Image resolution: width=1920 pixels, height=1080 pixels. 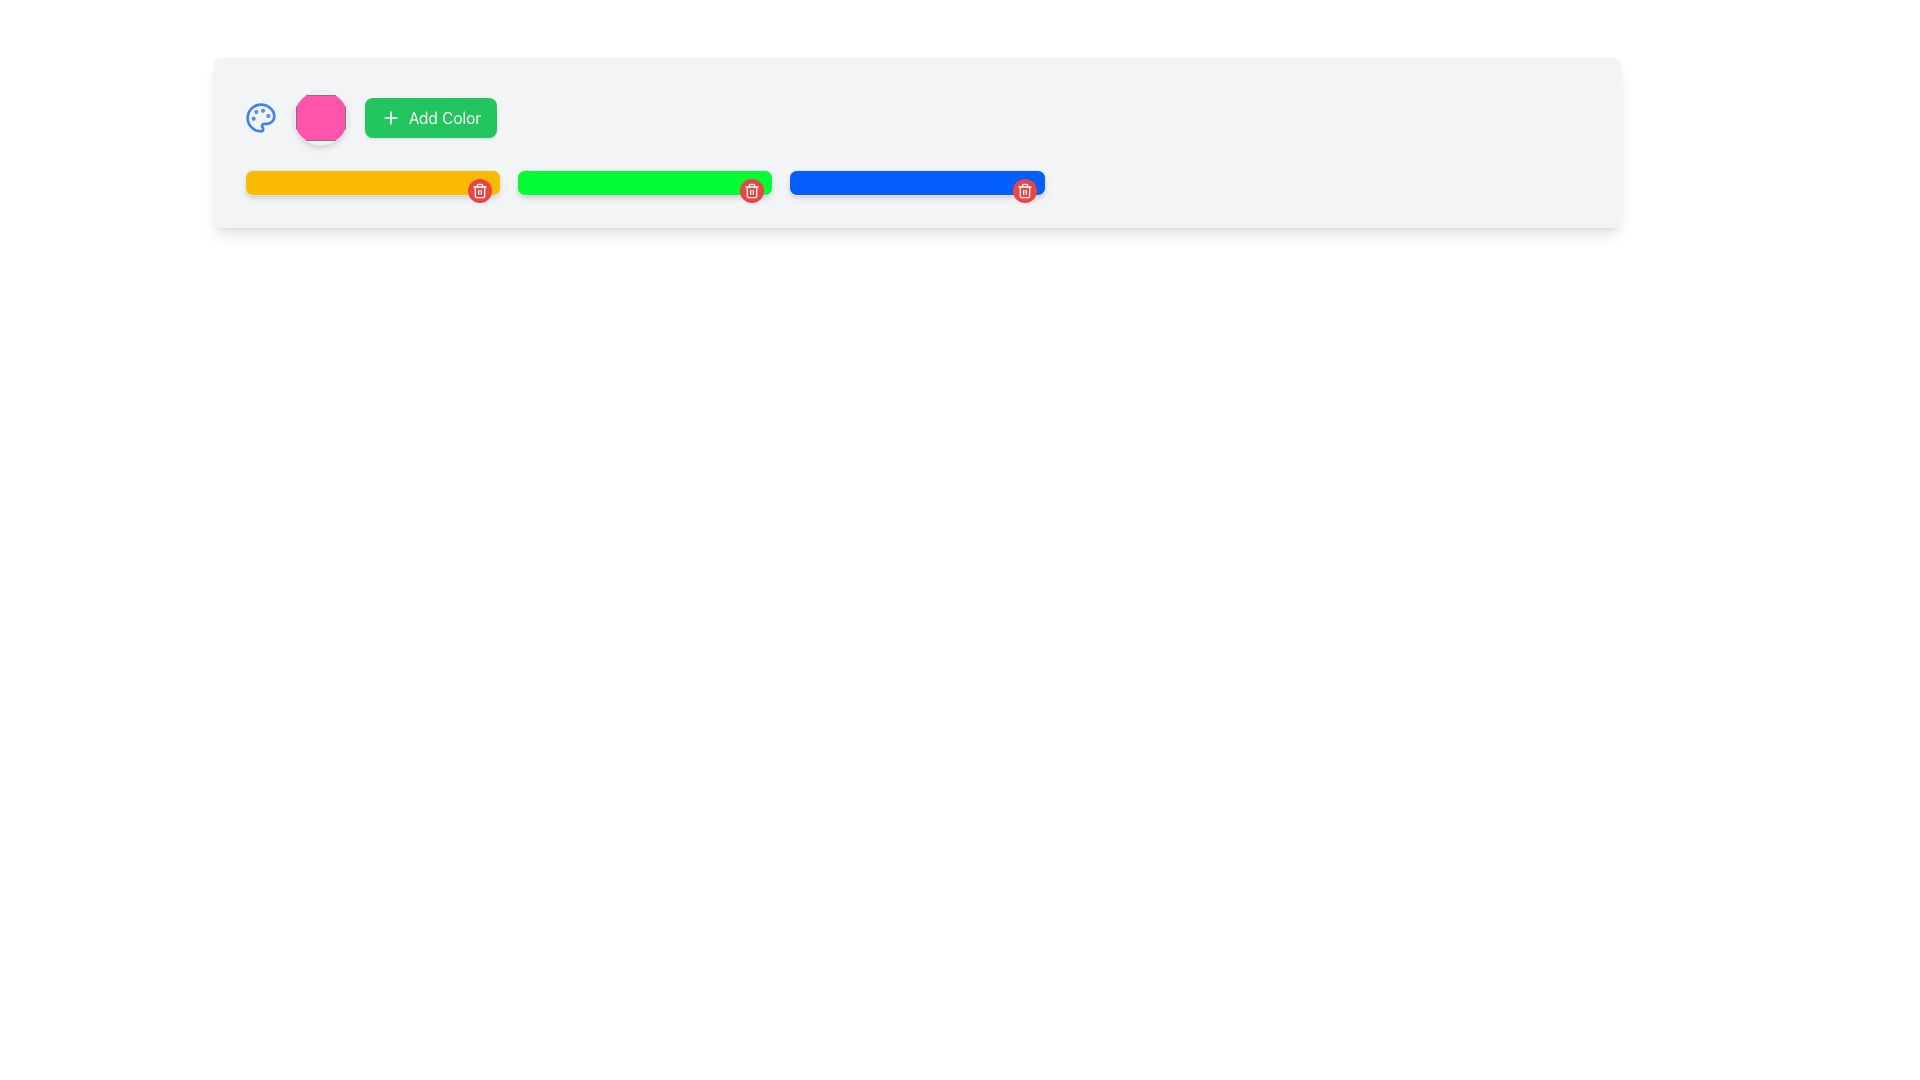 What do you see at coordinates (480, 191) in the screenshot?
I see `the circular red button with a white trash can icon in the top-right corner of the yellow bar to observe the hover effect` at bounding box center [480, 191].